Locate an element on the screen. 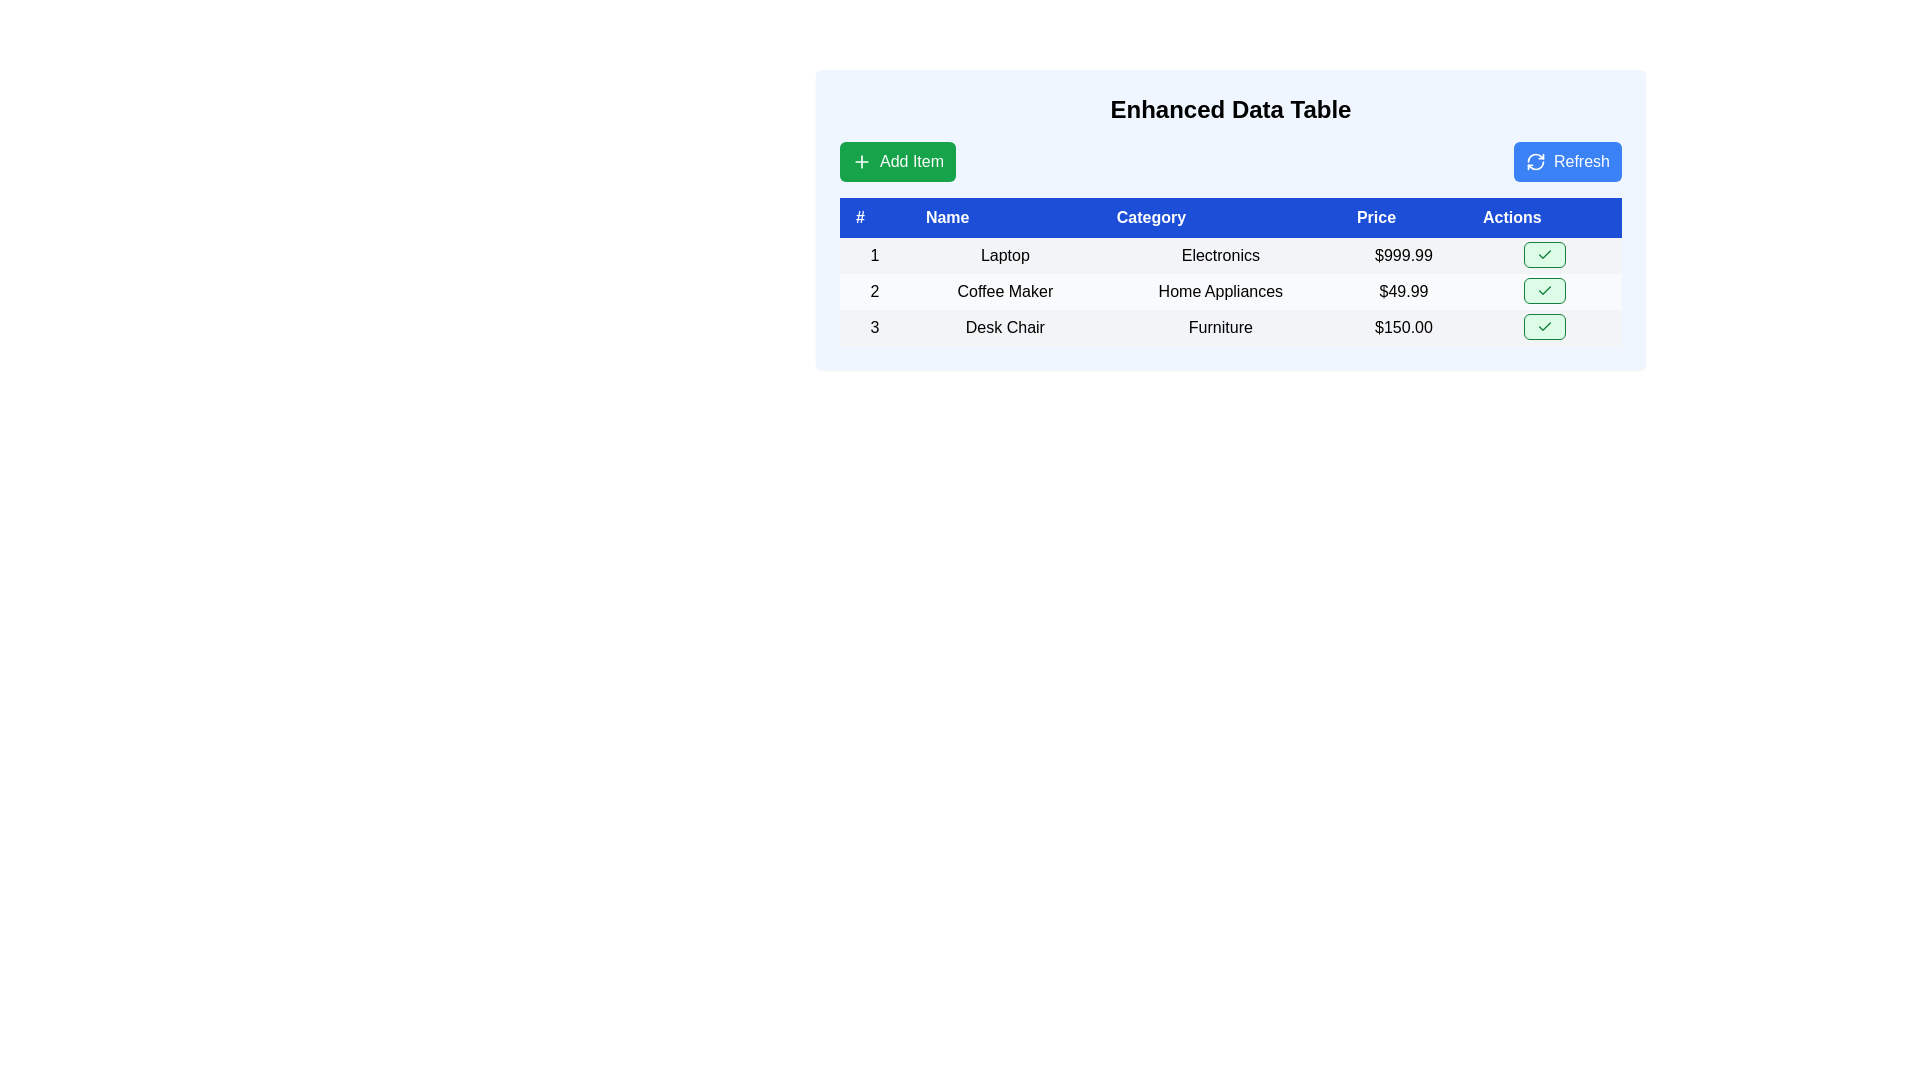 This screenshot has width=1920, height=1080. the button with a green border and checkmark icon located in the 'Actions' column of the second row associated with the 'Home Appliances' category is located at coordinates (1543, 290).